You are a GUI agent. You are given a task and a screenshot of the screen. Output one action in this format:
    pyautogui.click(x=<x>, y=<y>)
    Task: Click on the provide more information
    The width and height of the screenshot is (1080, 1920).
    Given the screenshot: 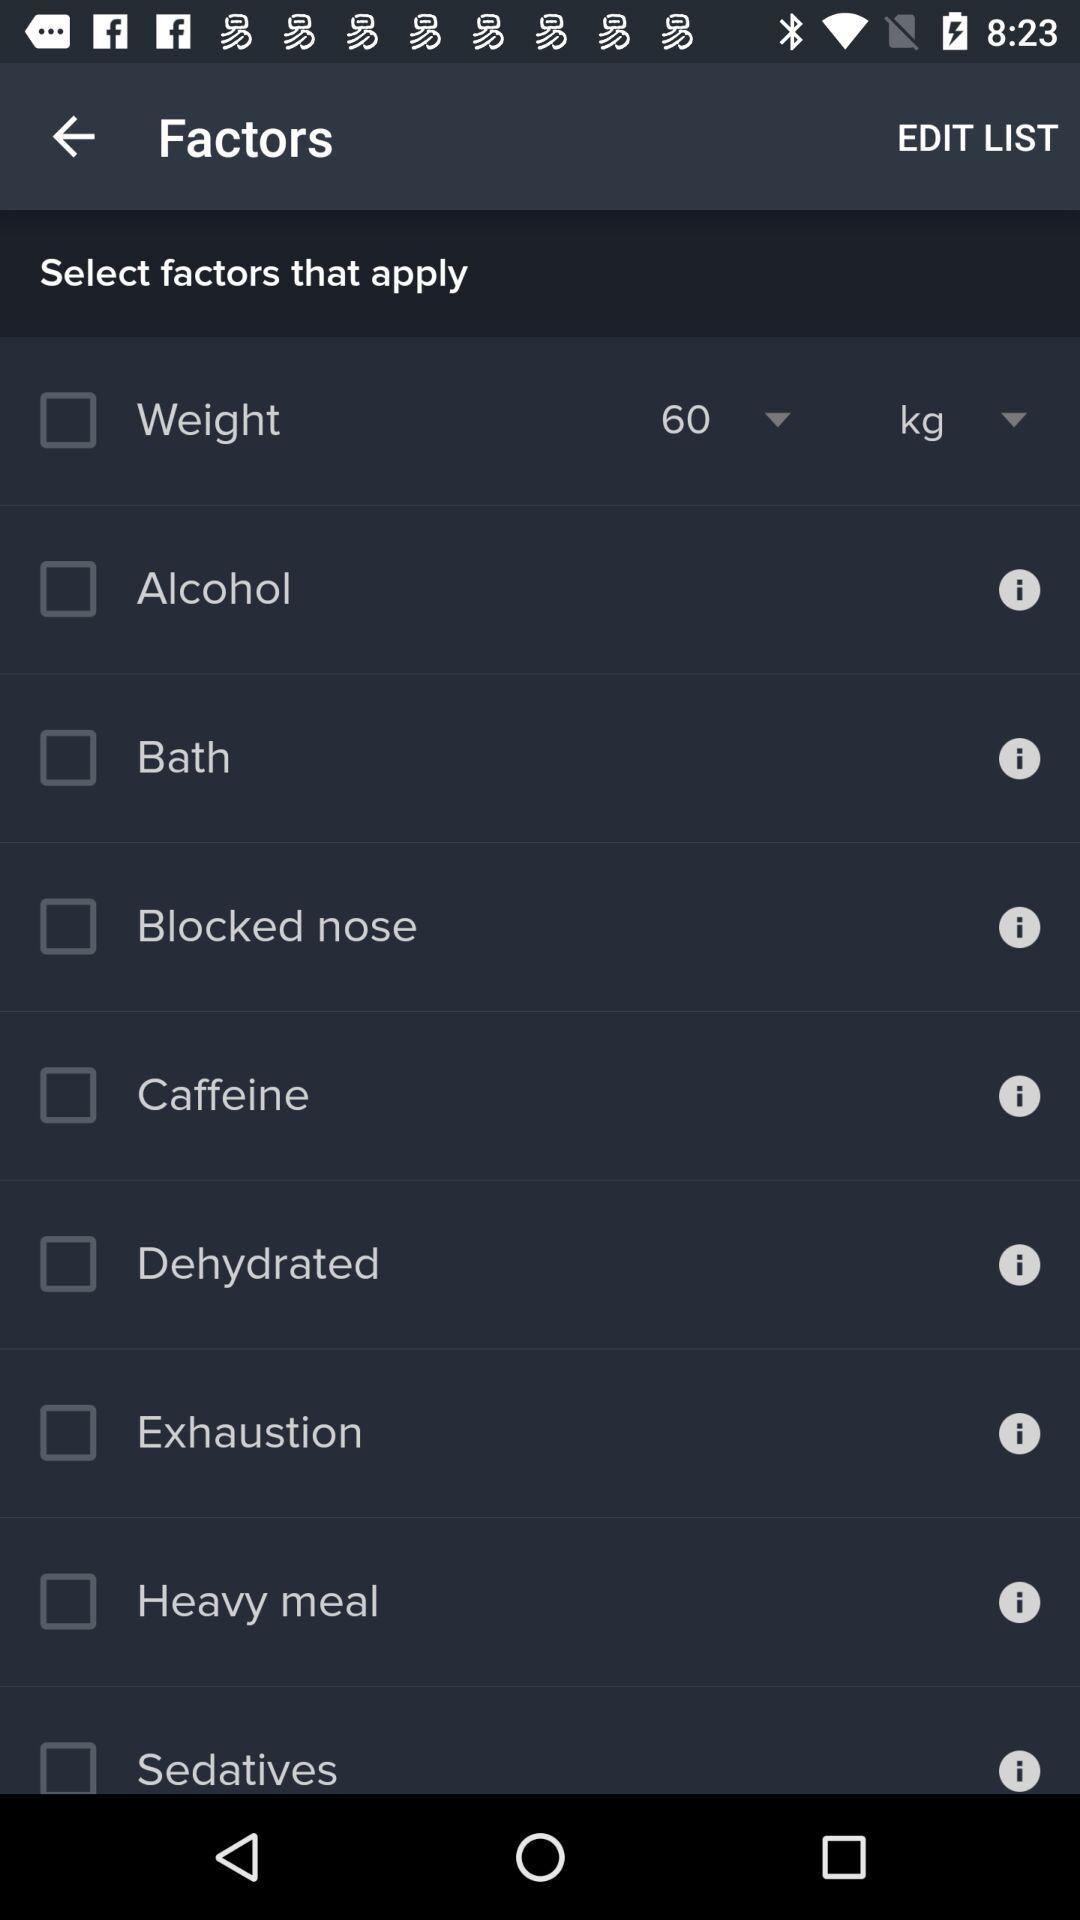 What is the action you would take?
    pyautogui.click(x=1019, y=1739)
    